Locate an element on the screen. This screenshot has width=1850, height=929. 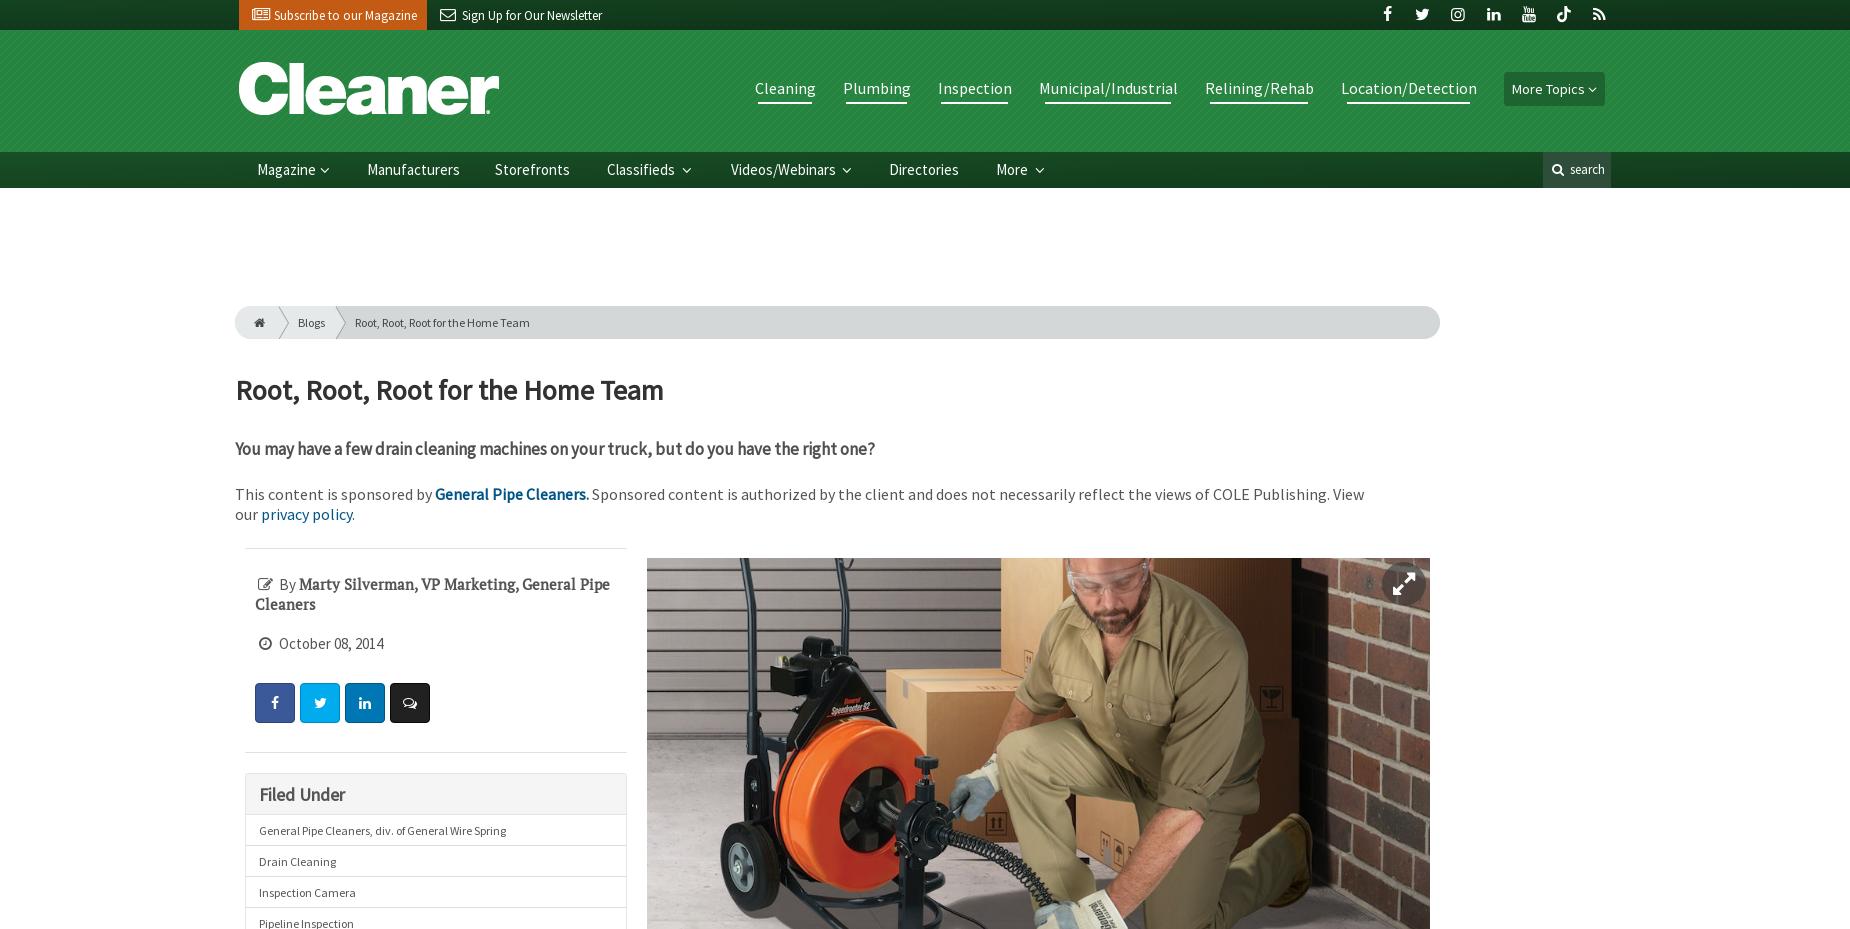
'Drain Cleaning' is located at coordinates (295, 860).